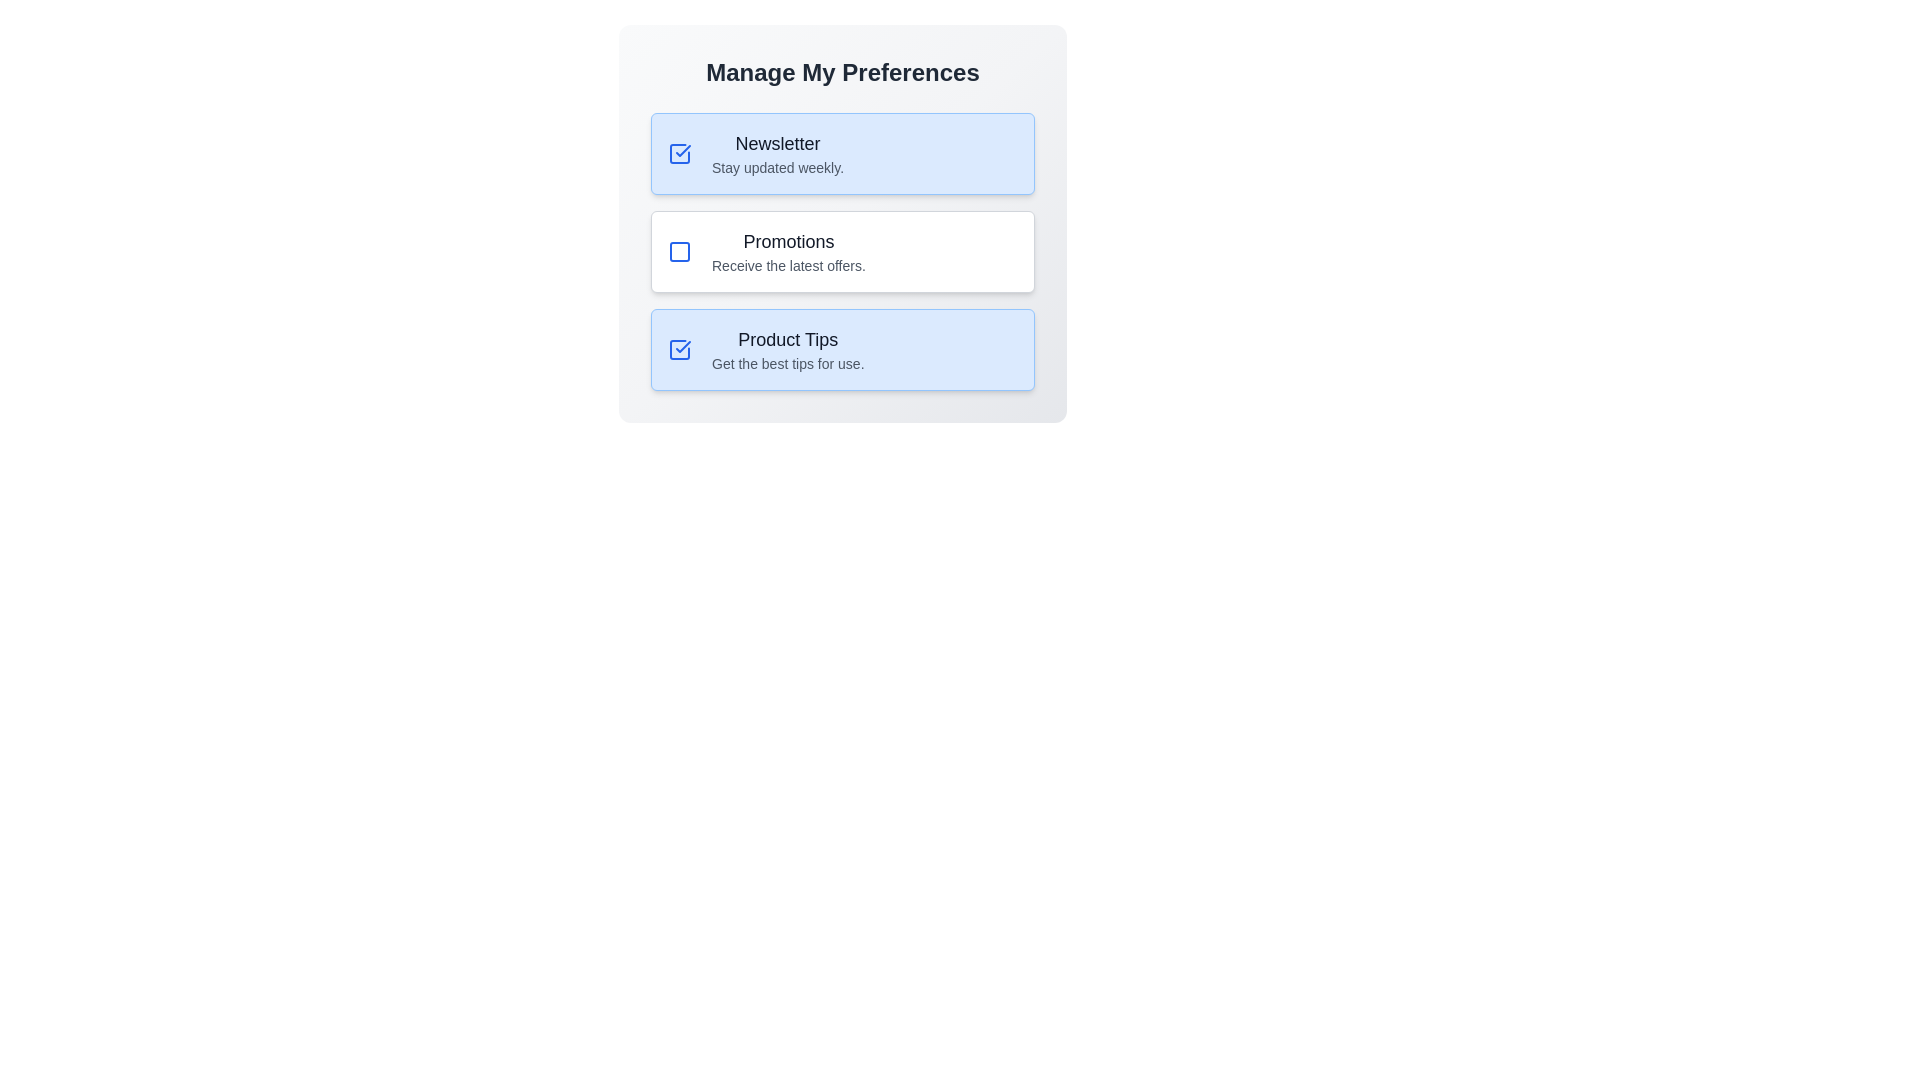  I want to click on the Checked checkbox icon located on the left side of the third option titled 'Product Tips', which is styled in blue and represents a checked state, so click(680, 349).